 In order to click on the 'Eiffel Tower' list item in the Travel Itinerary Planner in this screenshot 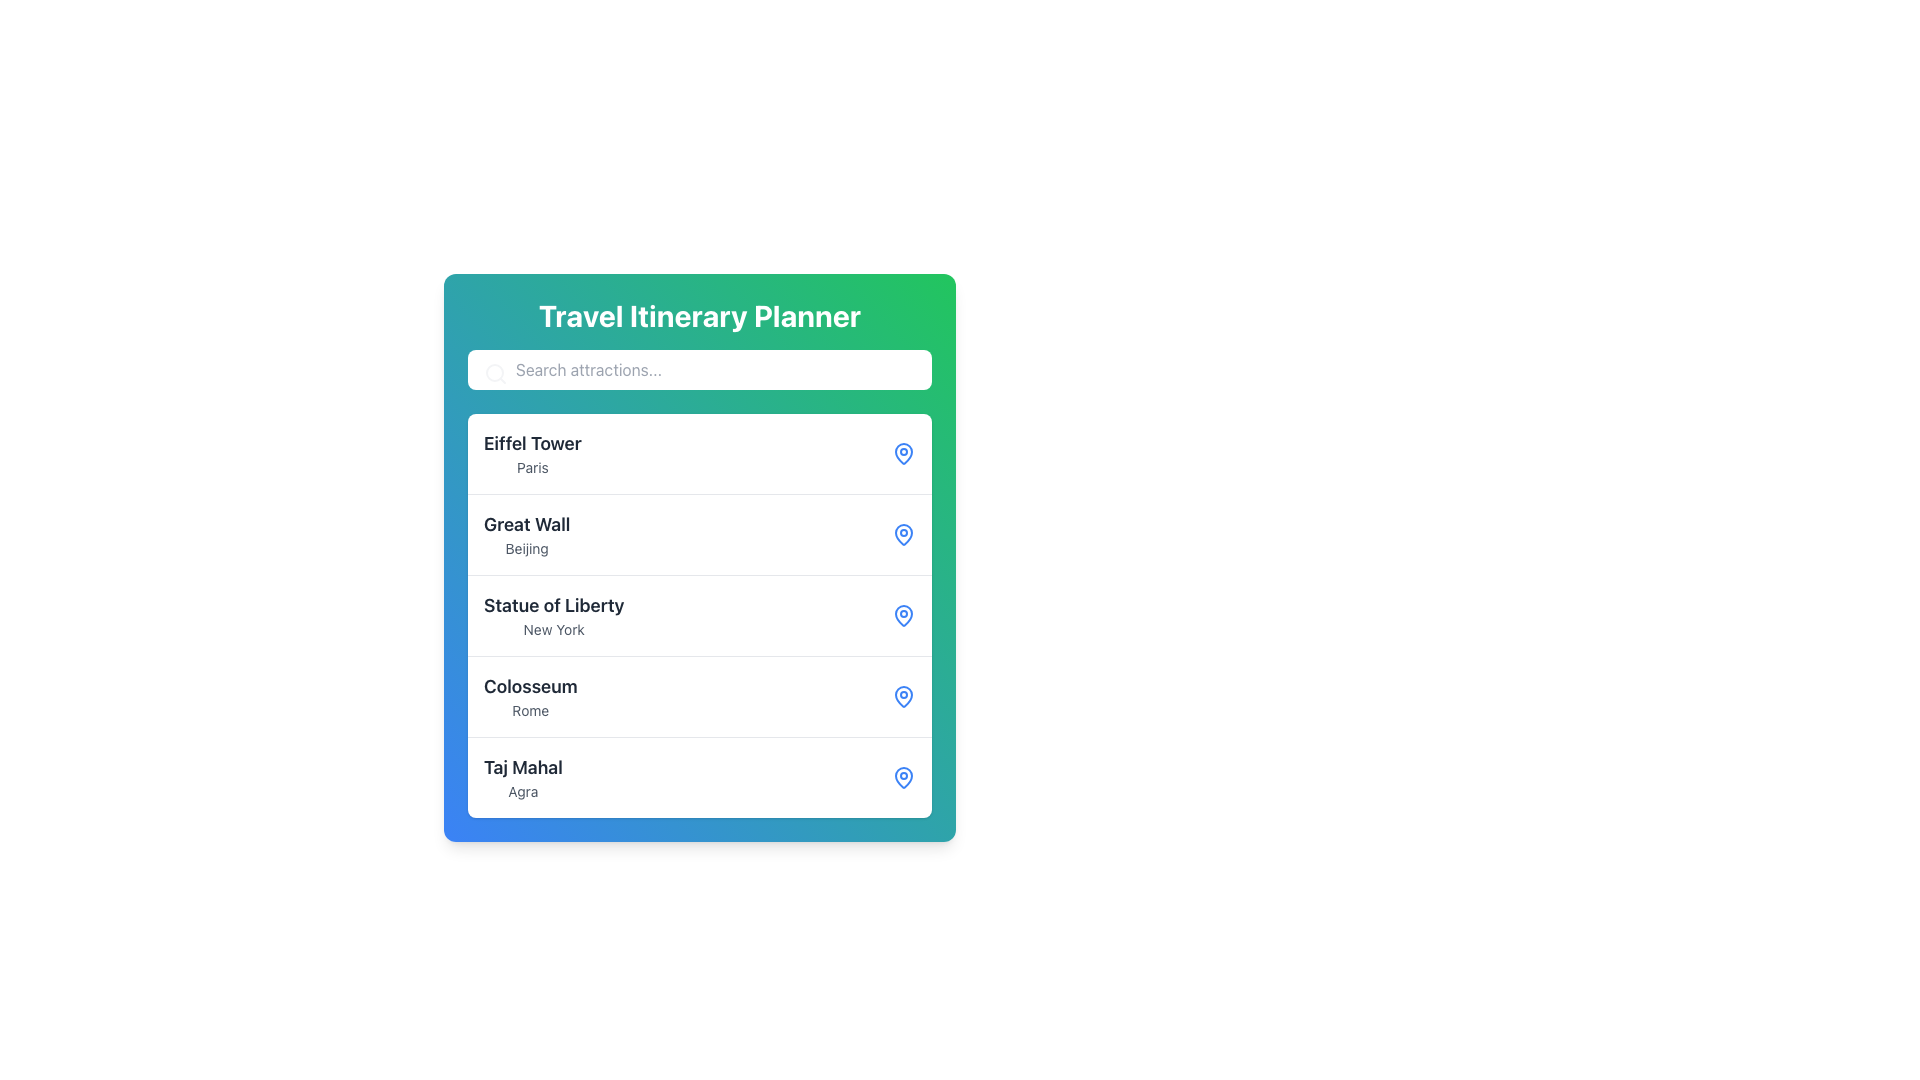, I will do `click(532, 454)`.